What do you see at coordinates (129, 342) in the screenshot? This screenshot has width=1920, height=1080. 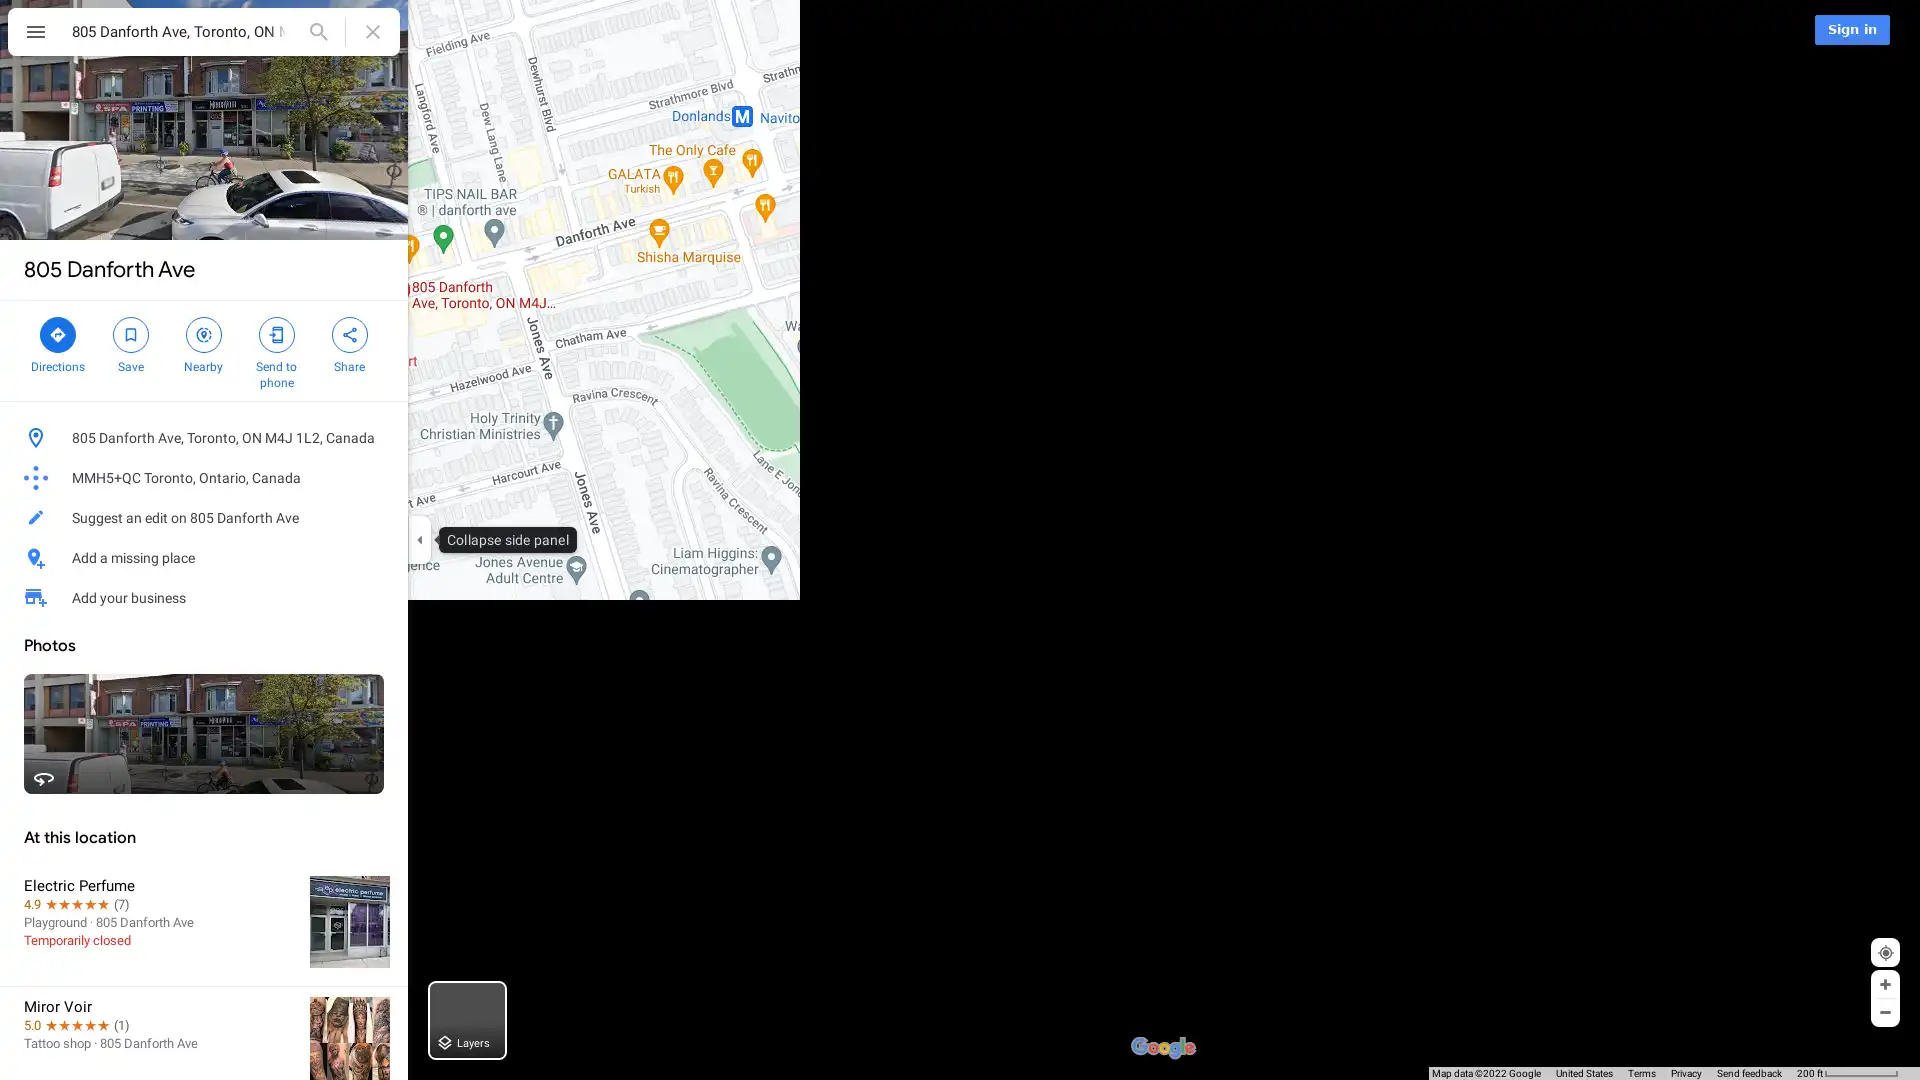 I see `Save 805 Danforth Ave in your lists` at bounding box center [129, 342].